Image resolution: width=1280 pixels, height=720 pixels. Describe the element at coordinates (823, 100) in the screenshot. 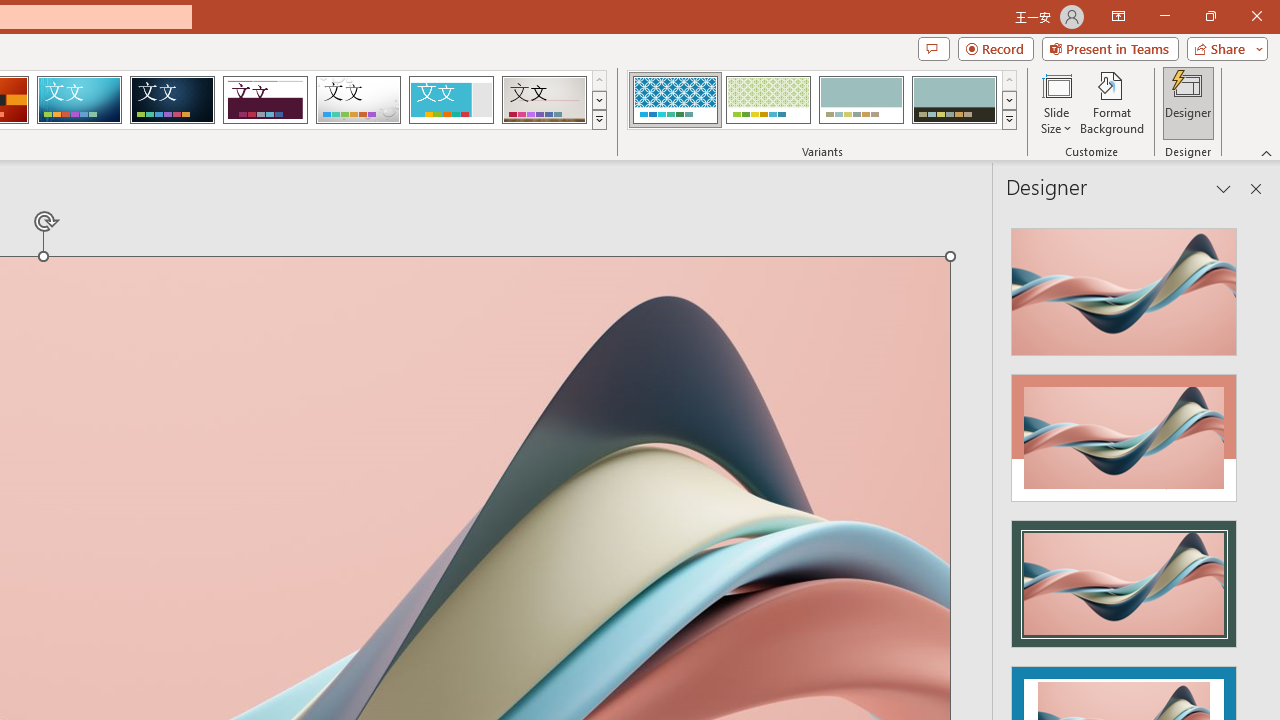

I see `'AutomationID: ThemeVariantsGallery'` at that location.